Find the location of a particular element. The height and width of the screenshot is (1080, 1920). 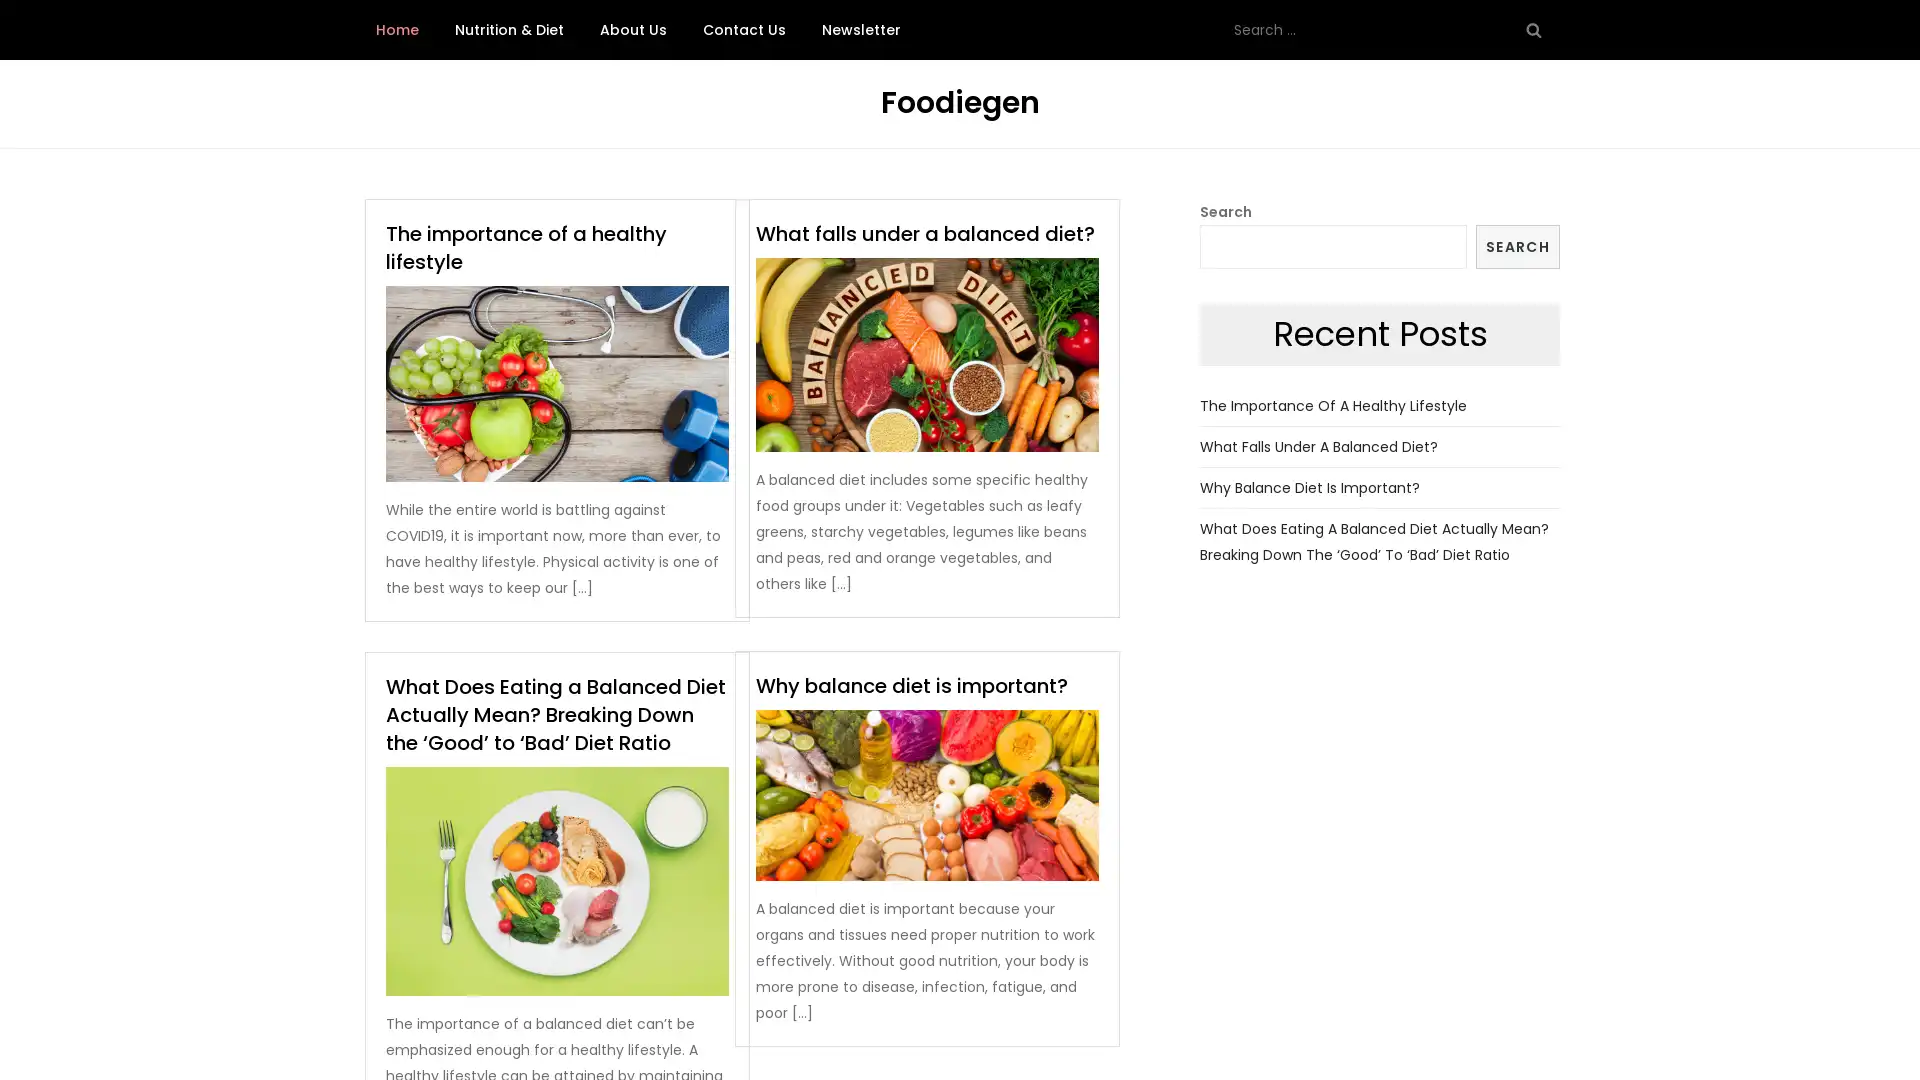

SEARCH is located at coordinates (1517, 245).